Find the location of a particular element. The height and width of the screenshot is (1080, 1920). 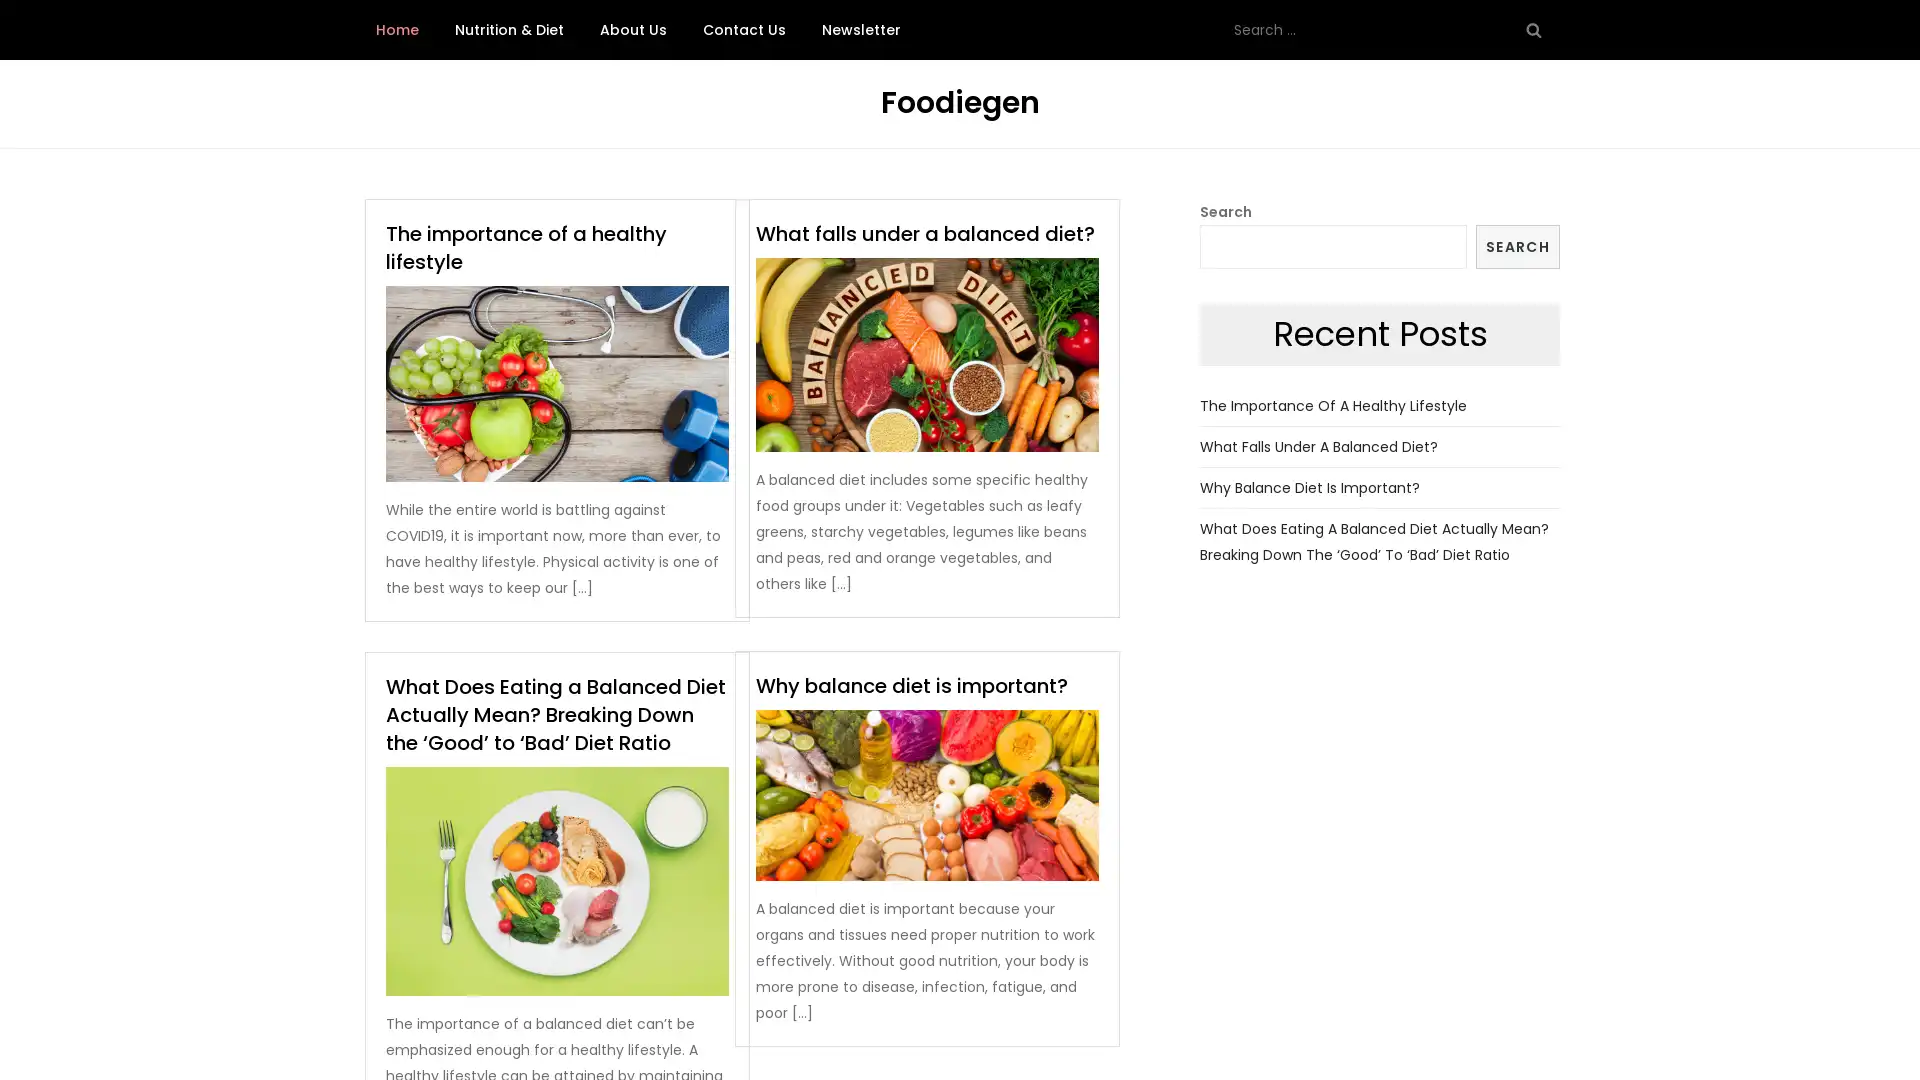

SEARCH is located at coordinates (1517, 245).